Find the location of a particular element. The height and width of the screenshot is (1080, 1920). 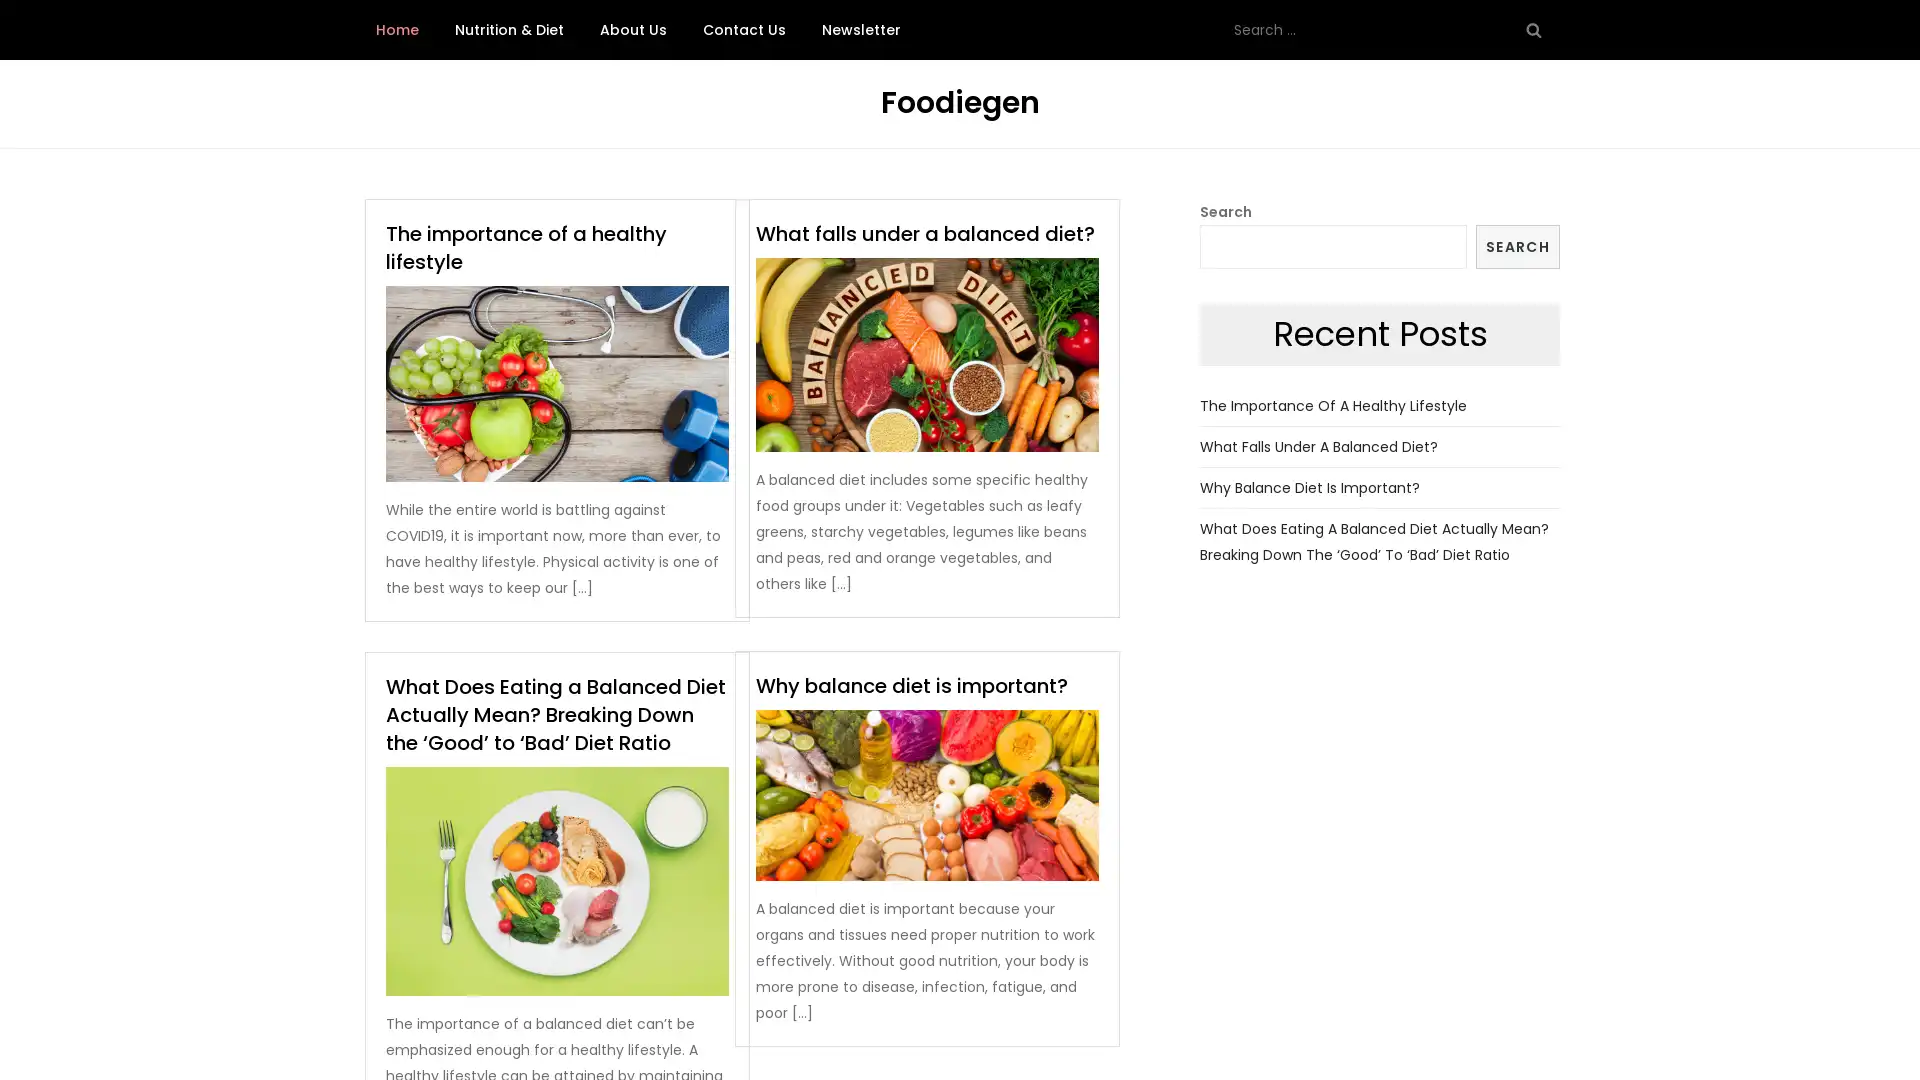

SEARCH is located at coordinates (1517, 245).